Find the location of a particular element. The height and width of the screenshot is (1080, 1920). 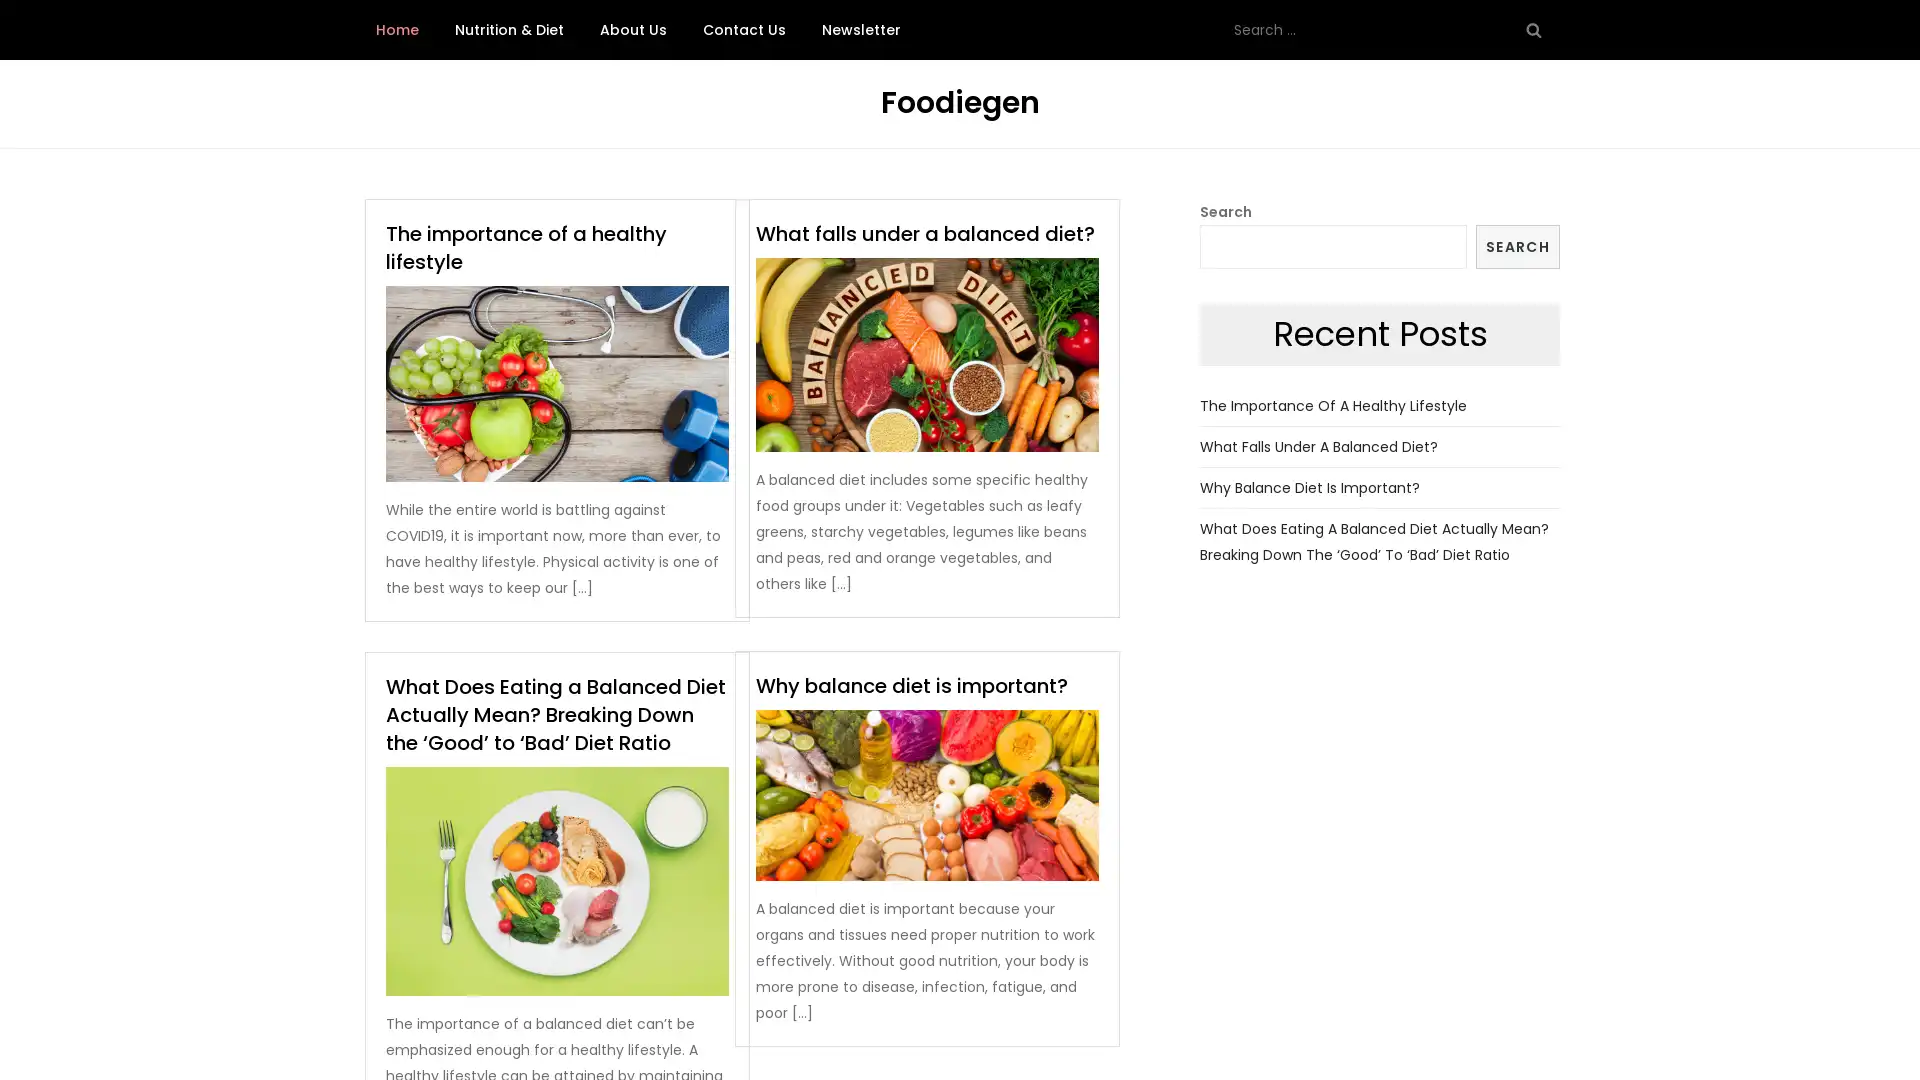

SEARCH is located at coordinates (1517, 245).